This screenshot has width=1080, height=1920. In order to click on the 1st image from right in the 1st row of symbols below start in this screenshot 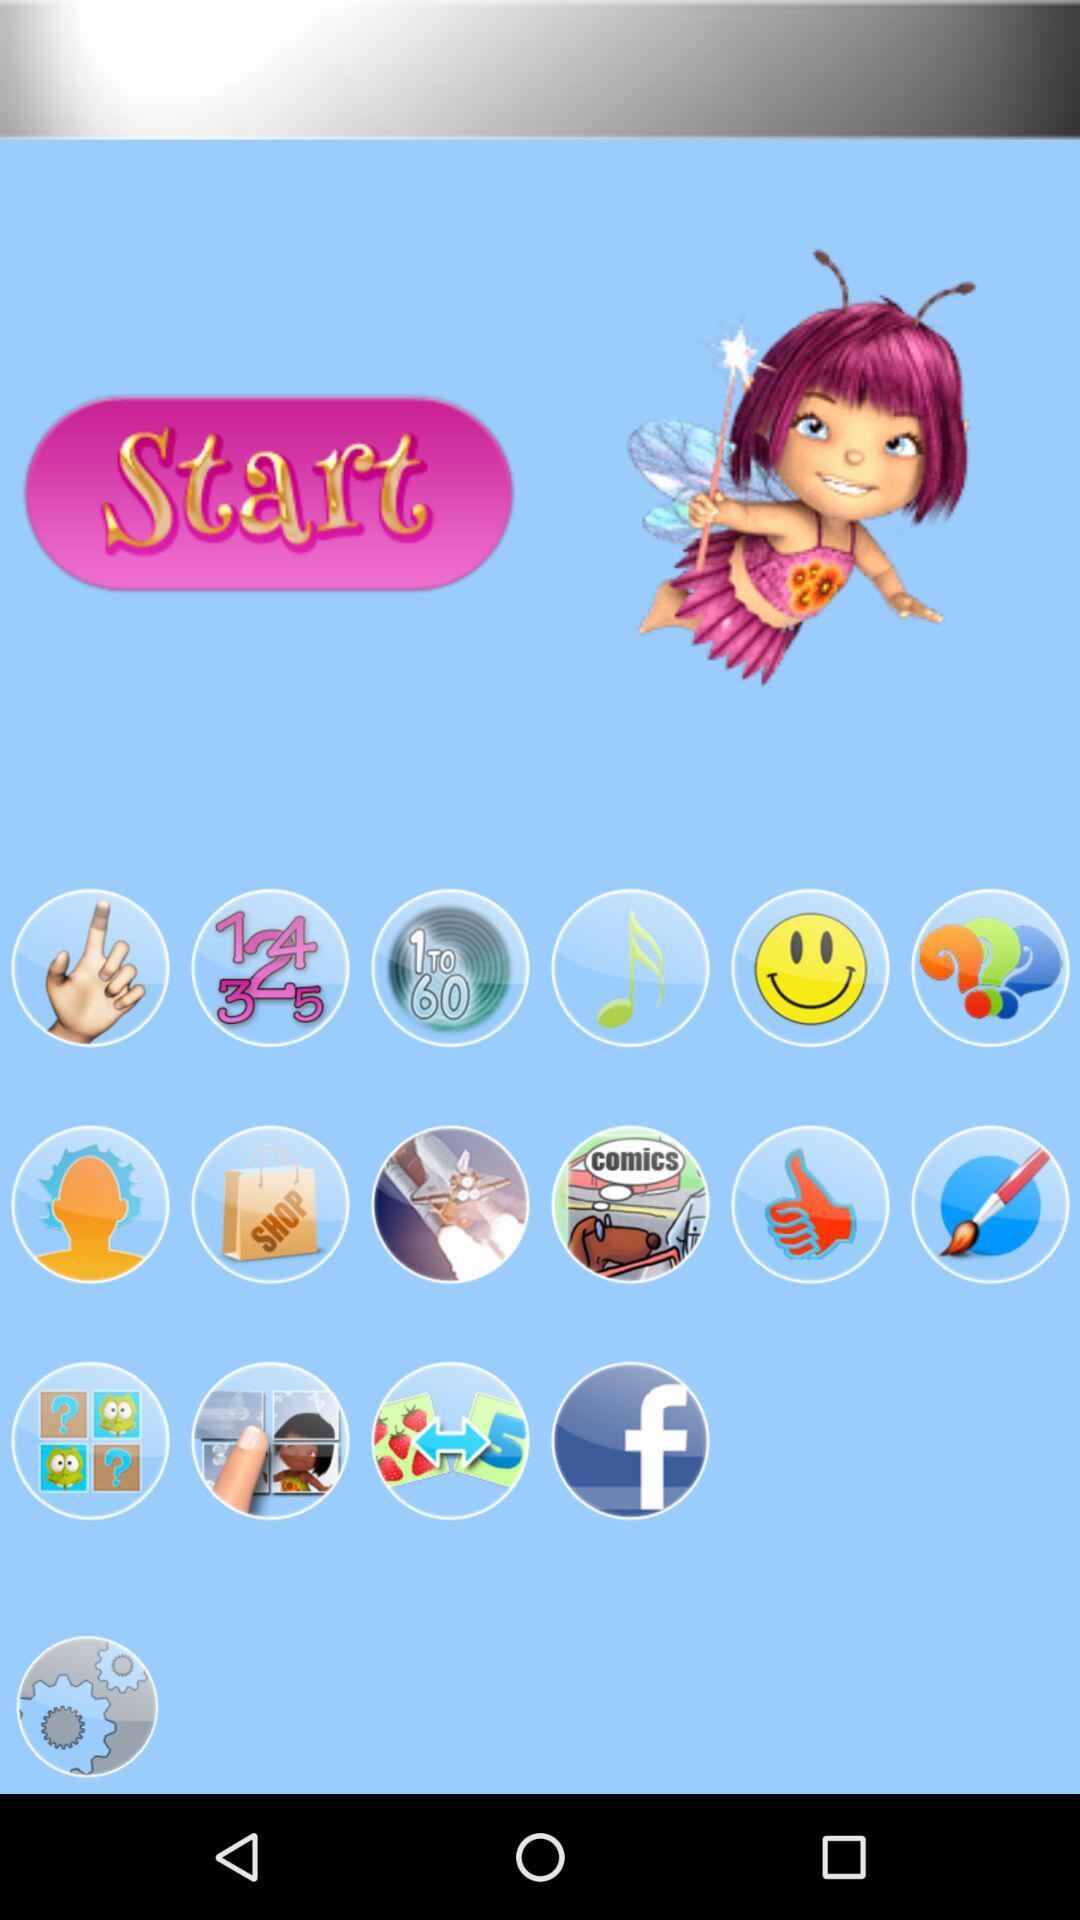, I will do `click(990, 969)`.